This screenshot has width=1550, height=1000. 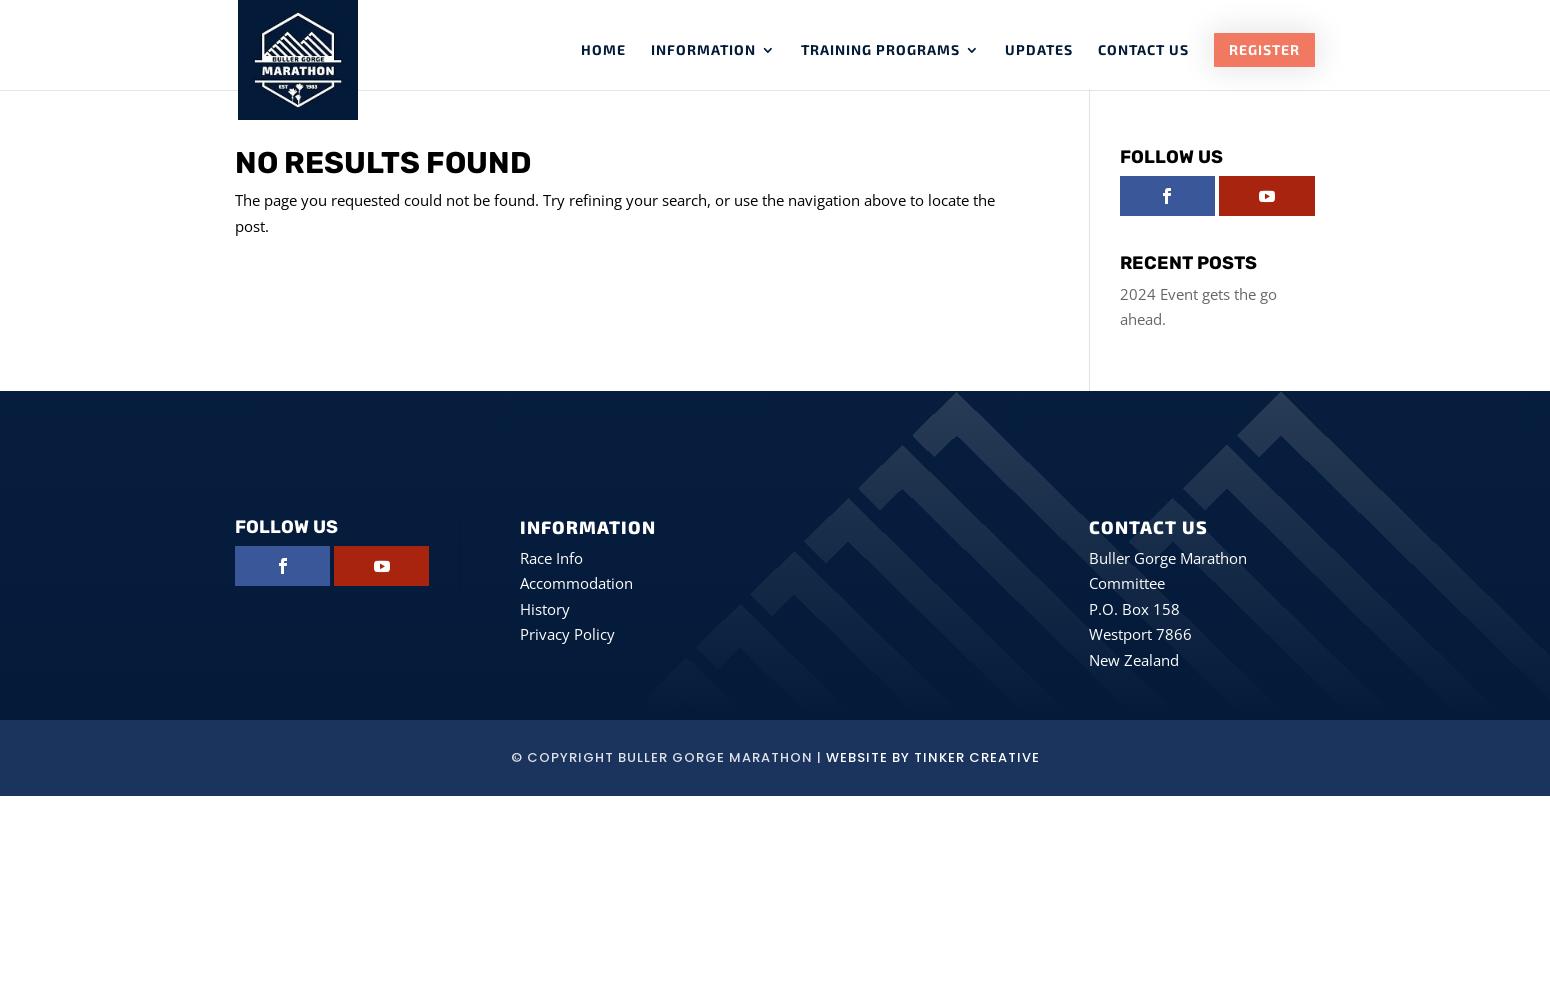 I want to click on 'The page you requested could not be found. Try refining your search, or use the navigation above to locate the post.', so click(x=615, y=211).